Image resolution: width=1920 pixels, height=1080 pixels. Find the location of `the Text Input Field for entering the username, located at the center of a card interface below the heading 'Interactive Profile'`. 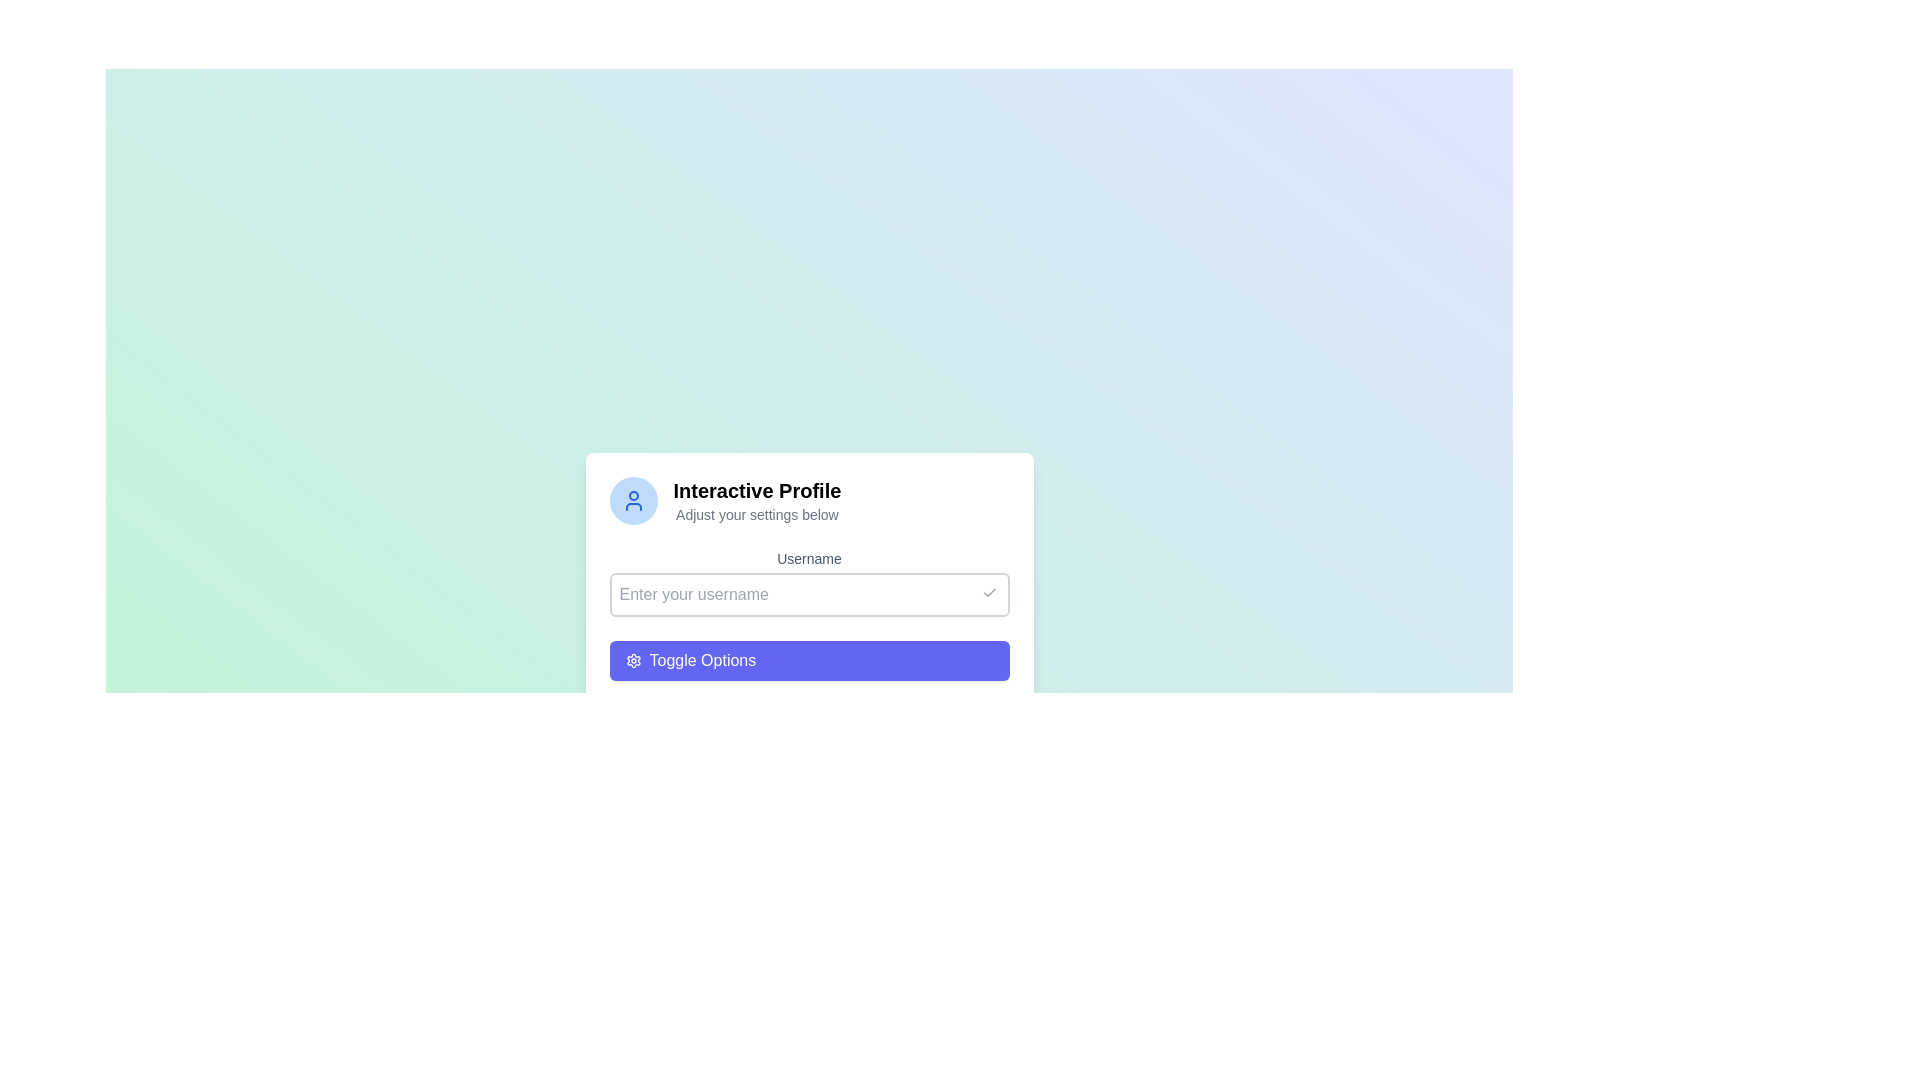

the Text Input Field for entering the username, located at the center of a card interface below the heading 'Interactive Profile' is located at coordinates (809, 582).